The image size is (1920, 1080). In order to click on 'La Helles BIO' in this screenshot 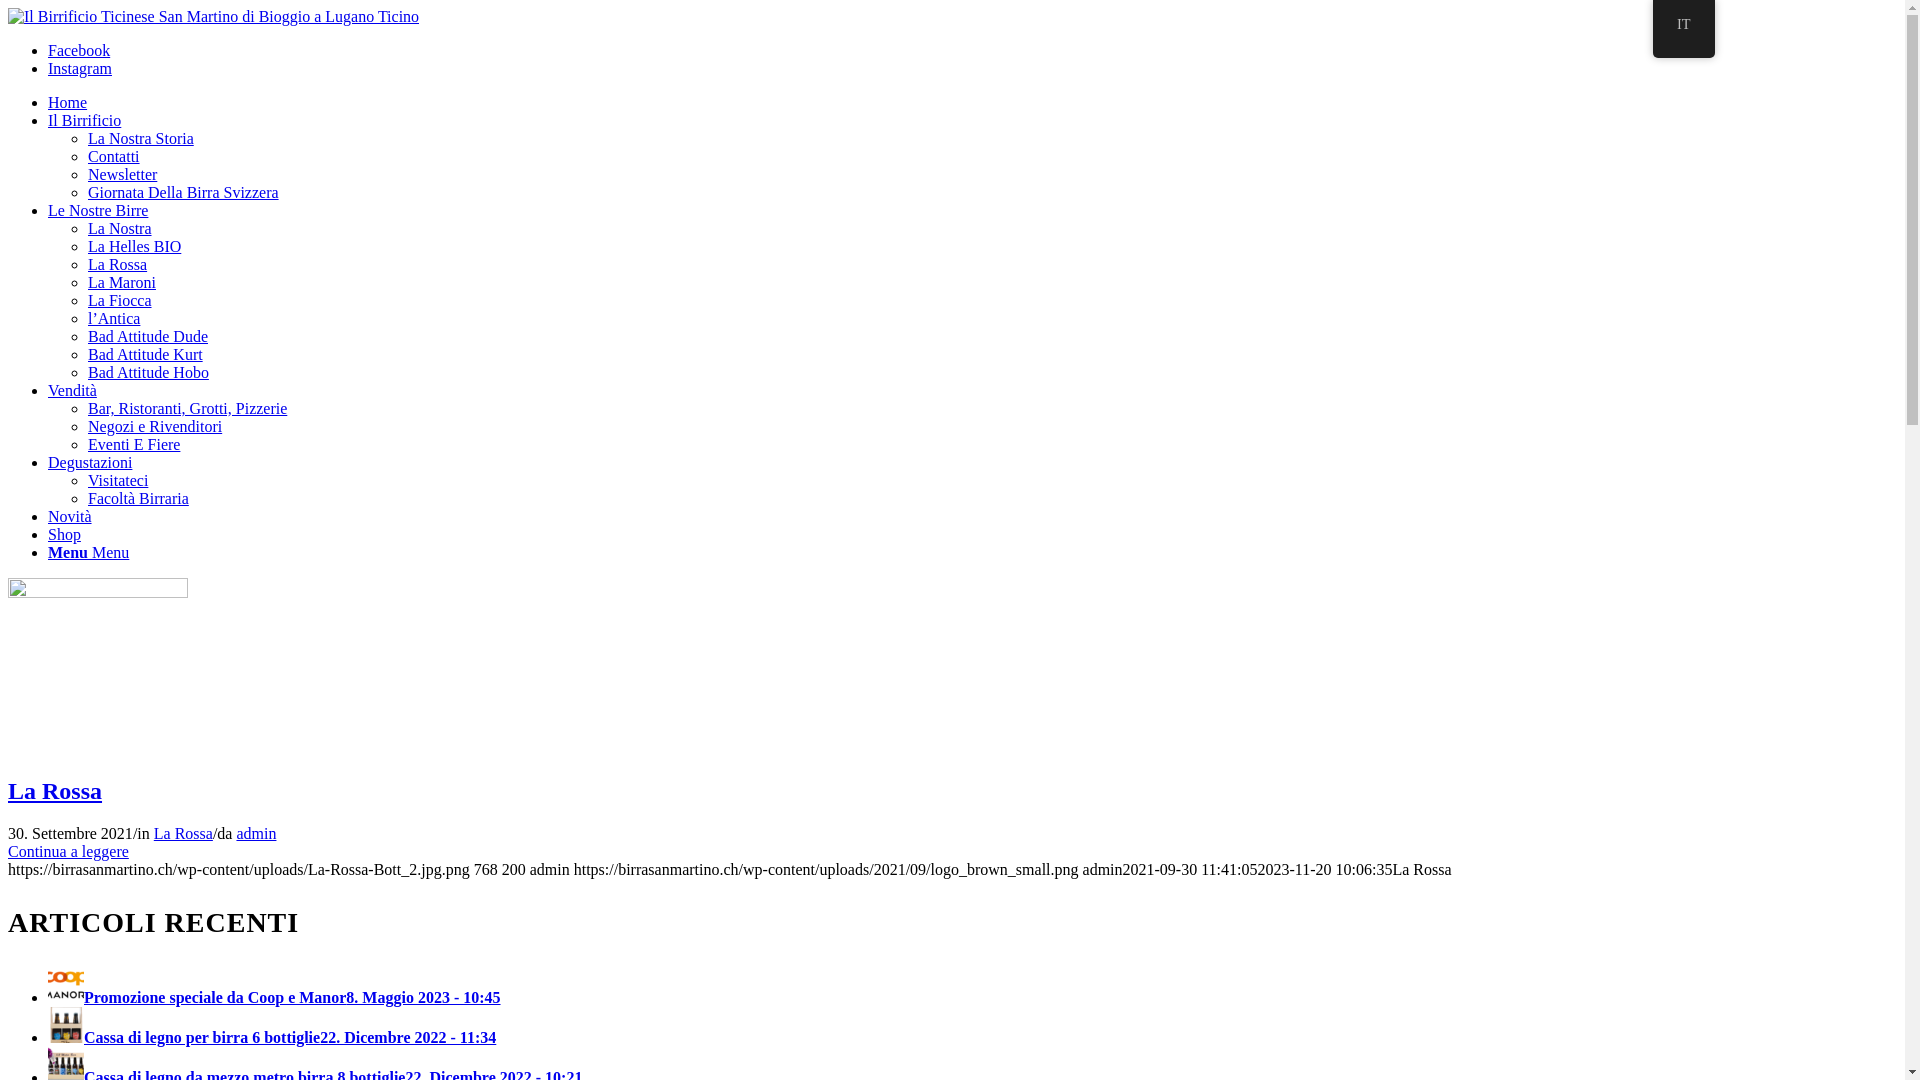, I will do `click(86, 245)`.